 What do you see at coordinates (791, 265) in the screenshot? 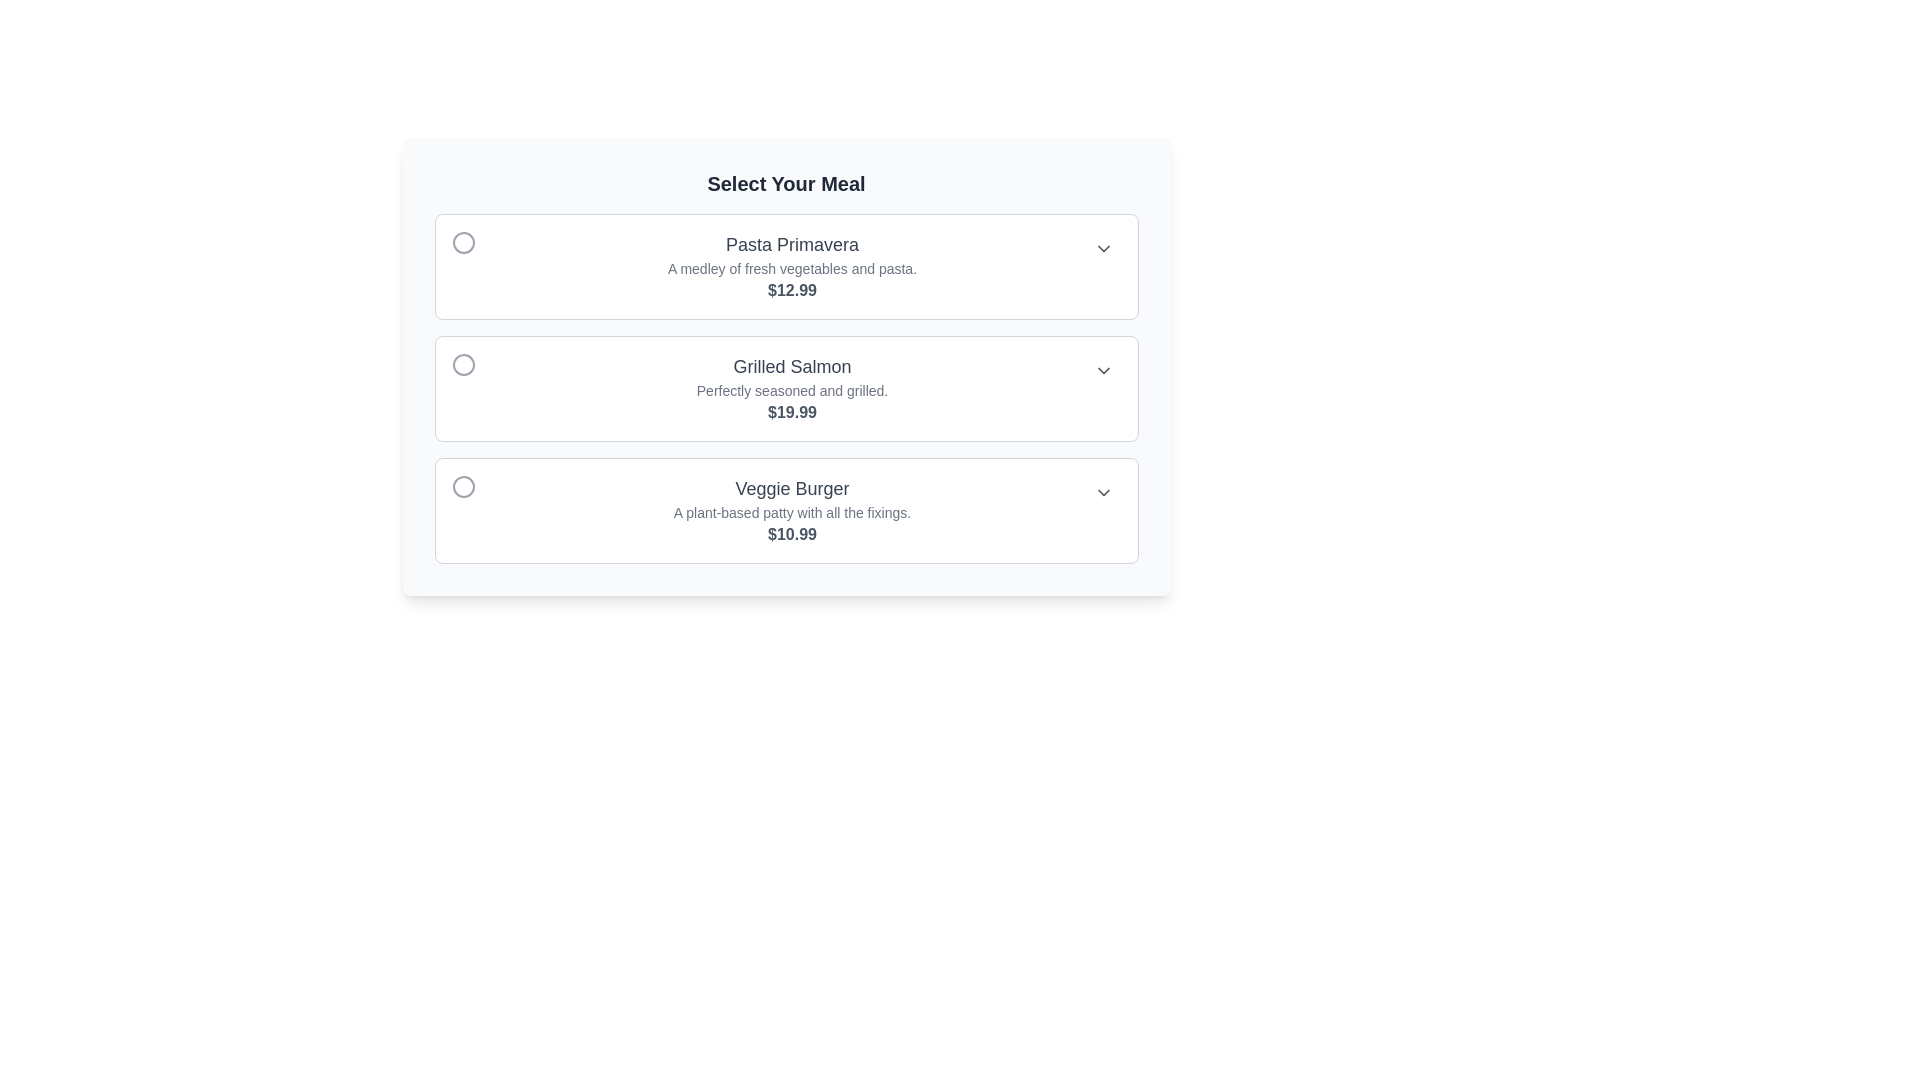
I see `the text block displaying information about the meal option 'Pasta Primavera', which includes its title, description, and price, located in the first option box of the meal choices list` at bounding box center [791, 265].